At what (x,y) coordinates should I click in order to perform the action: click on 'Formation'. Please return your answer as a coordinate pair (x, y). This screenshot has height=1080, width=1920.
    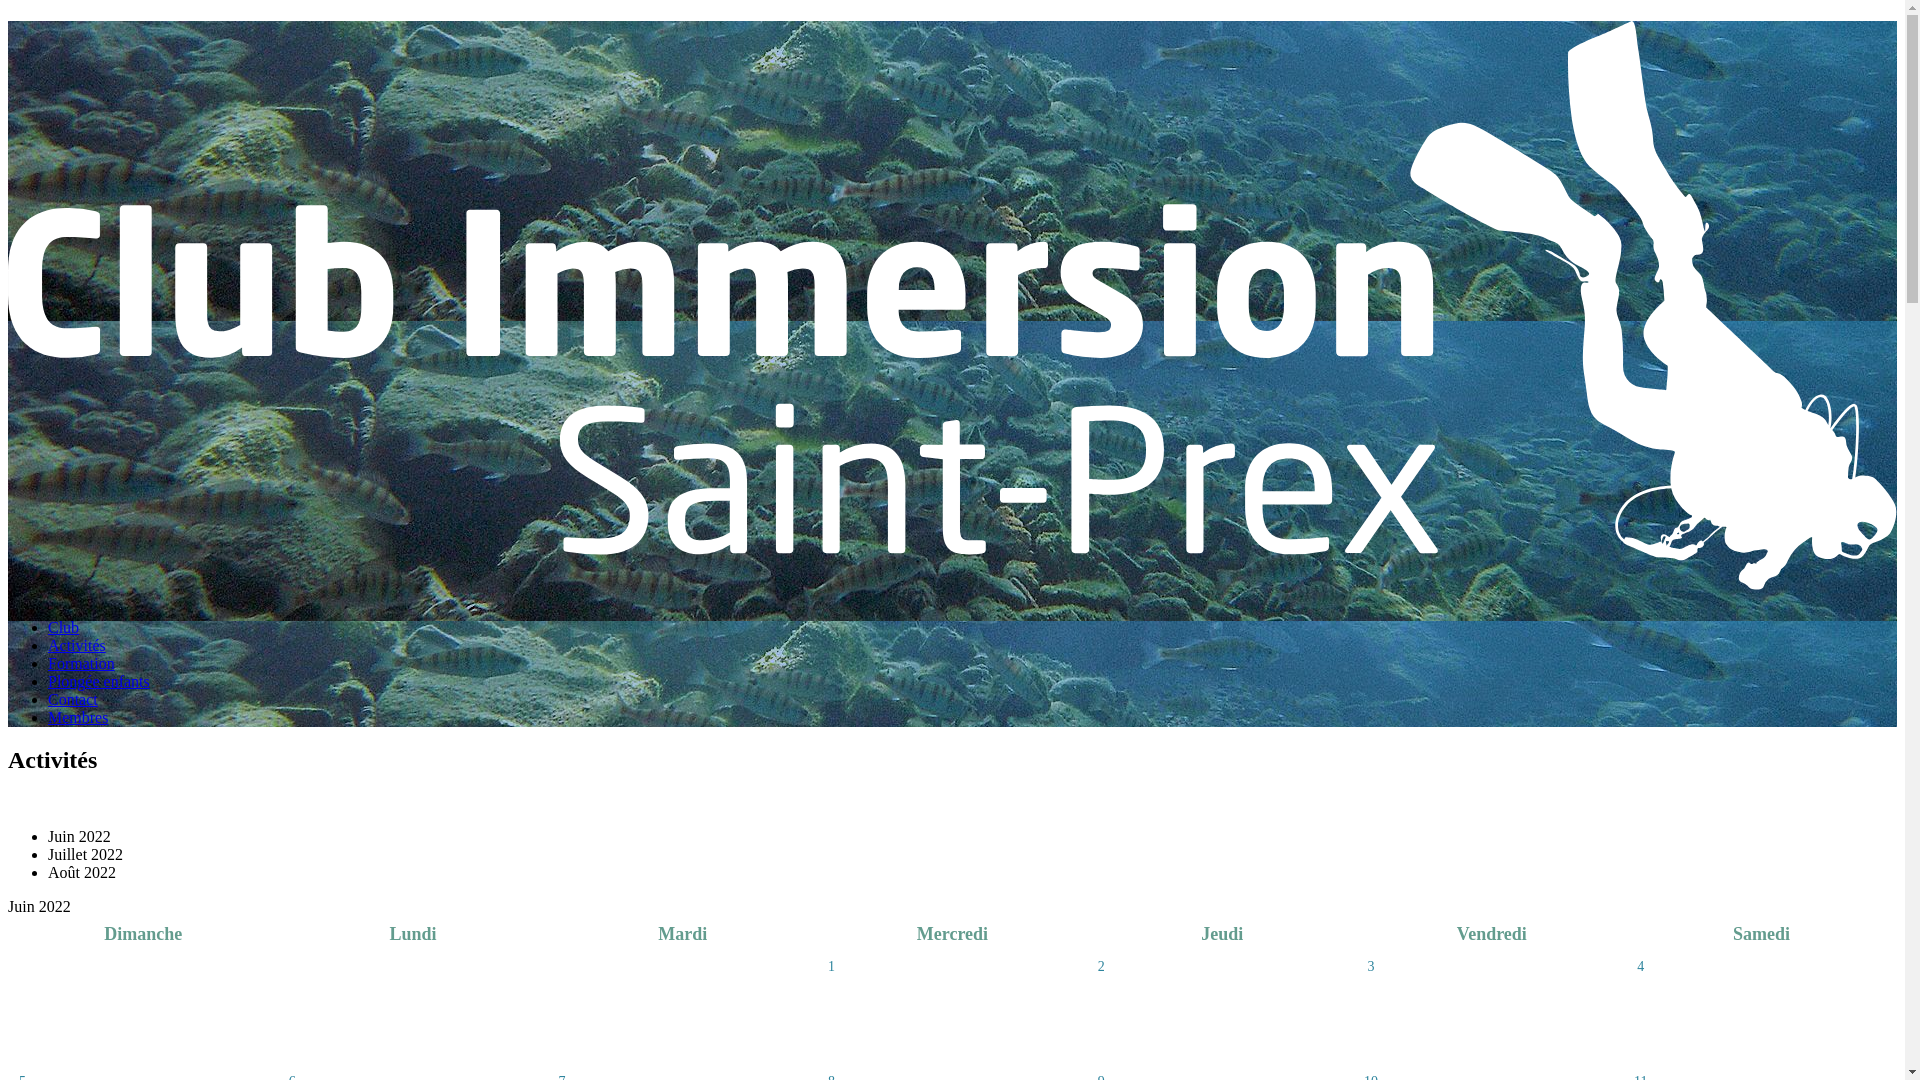
    Looking at the image, I should click on (80, 663).